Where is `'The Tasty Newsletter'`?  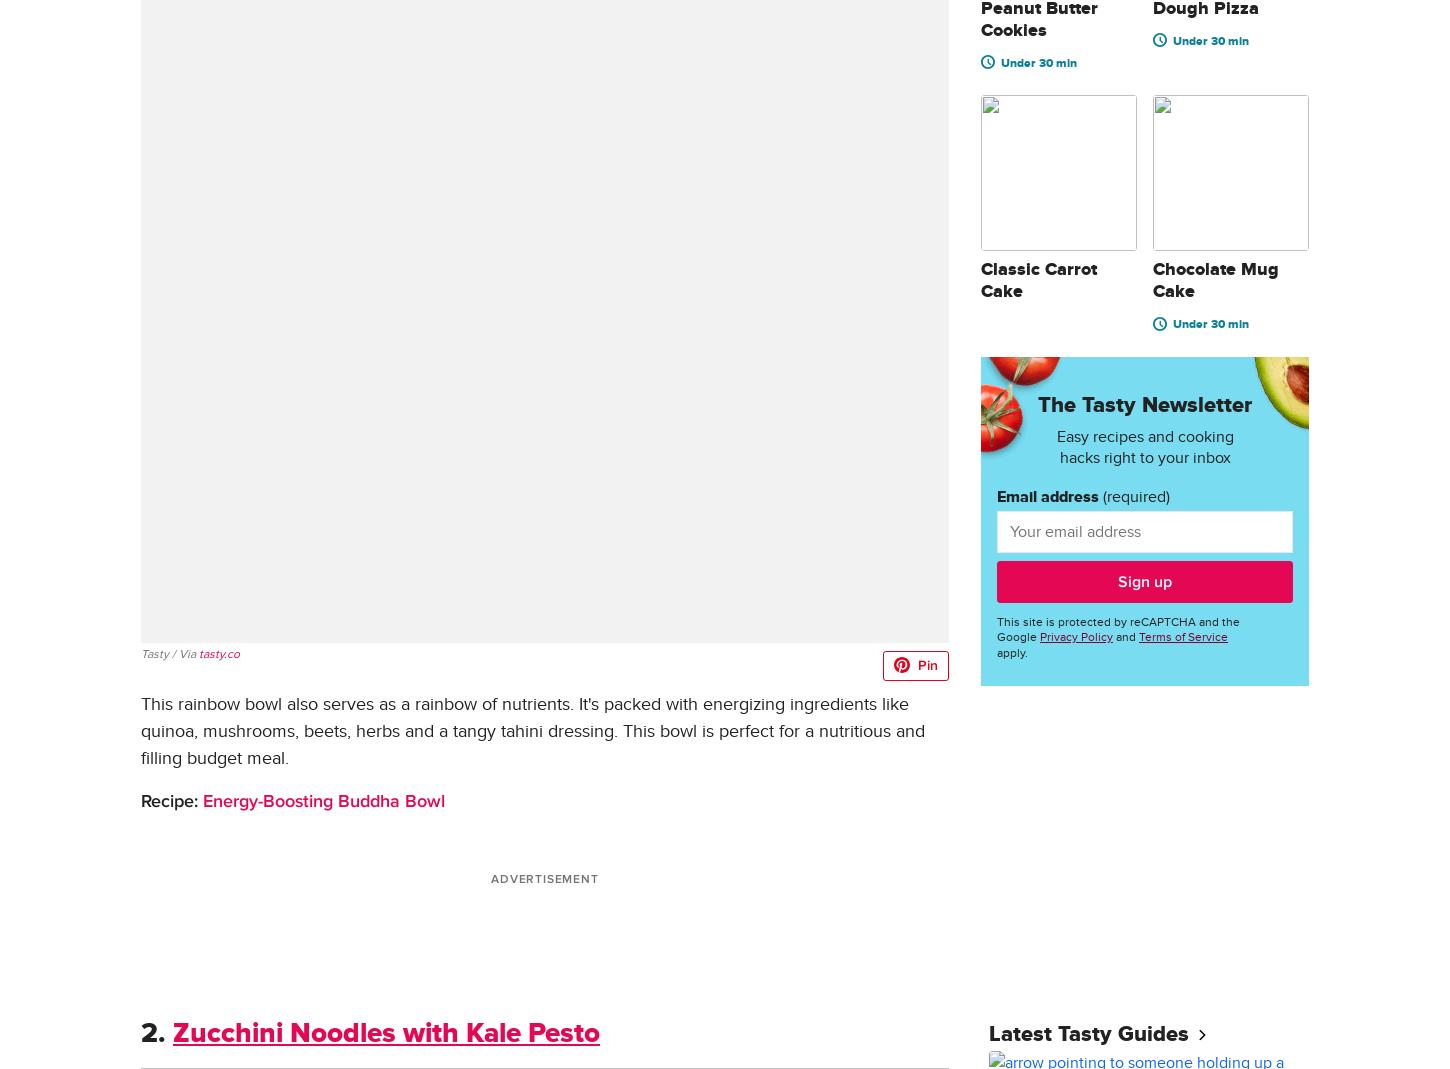
'The Tasty Newsletter' is located at coordinates (1144, 404).